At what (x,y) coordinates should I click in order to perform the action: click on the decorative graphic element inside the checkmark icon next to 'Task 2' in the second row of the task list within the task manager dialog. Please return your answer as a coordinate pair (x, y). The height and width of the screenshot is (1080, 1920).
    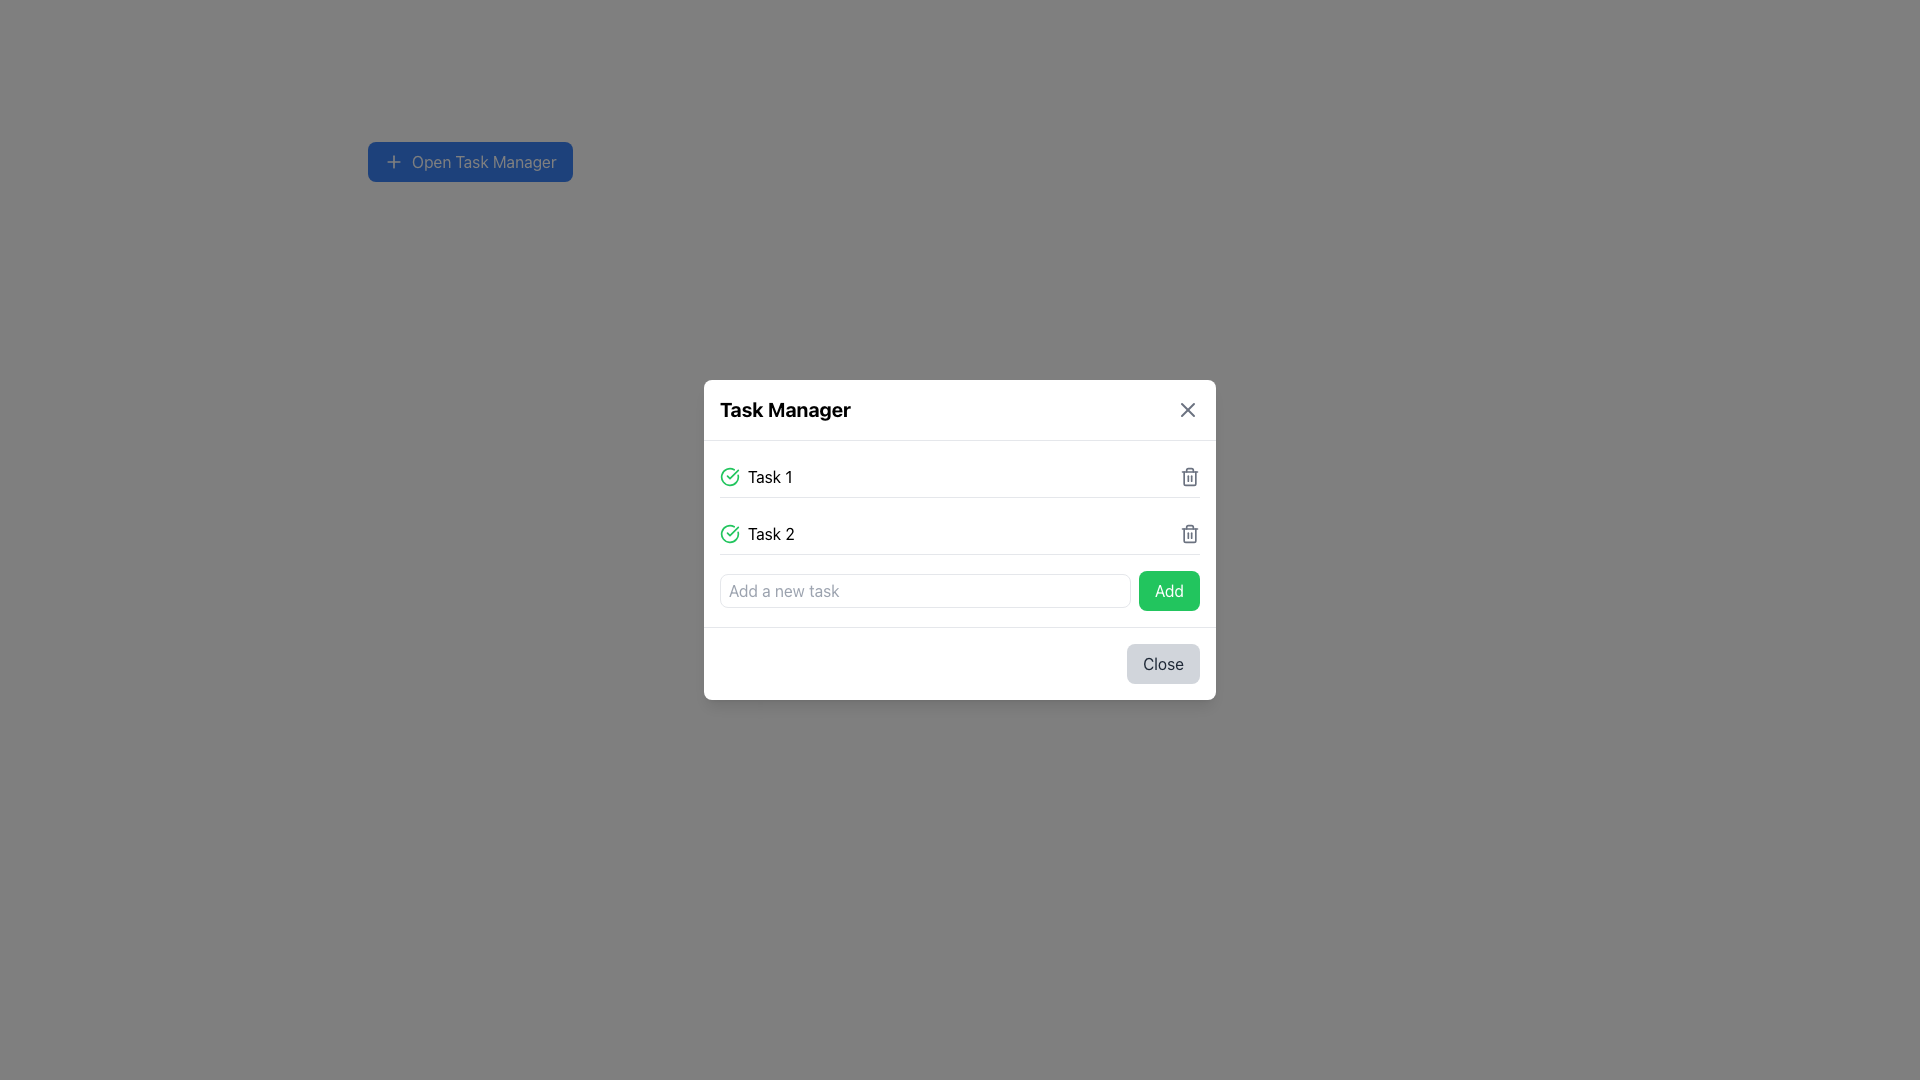
    Looking at the image, I should click on (728, 477).